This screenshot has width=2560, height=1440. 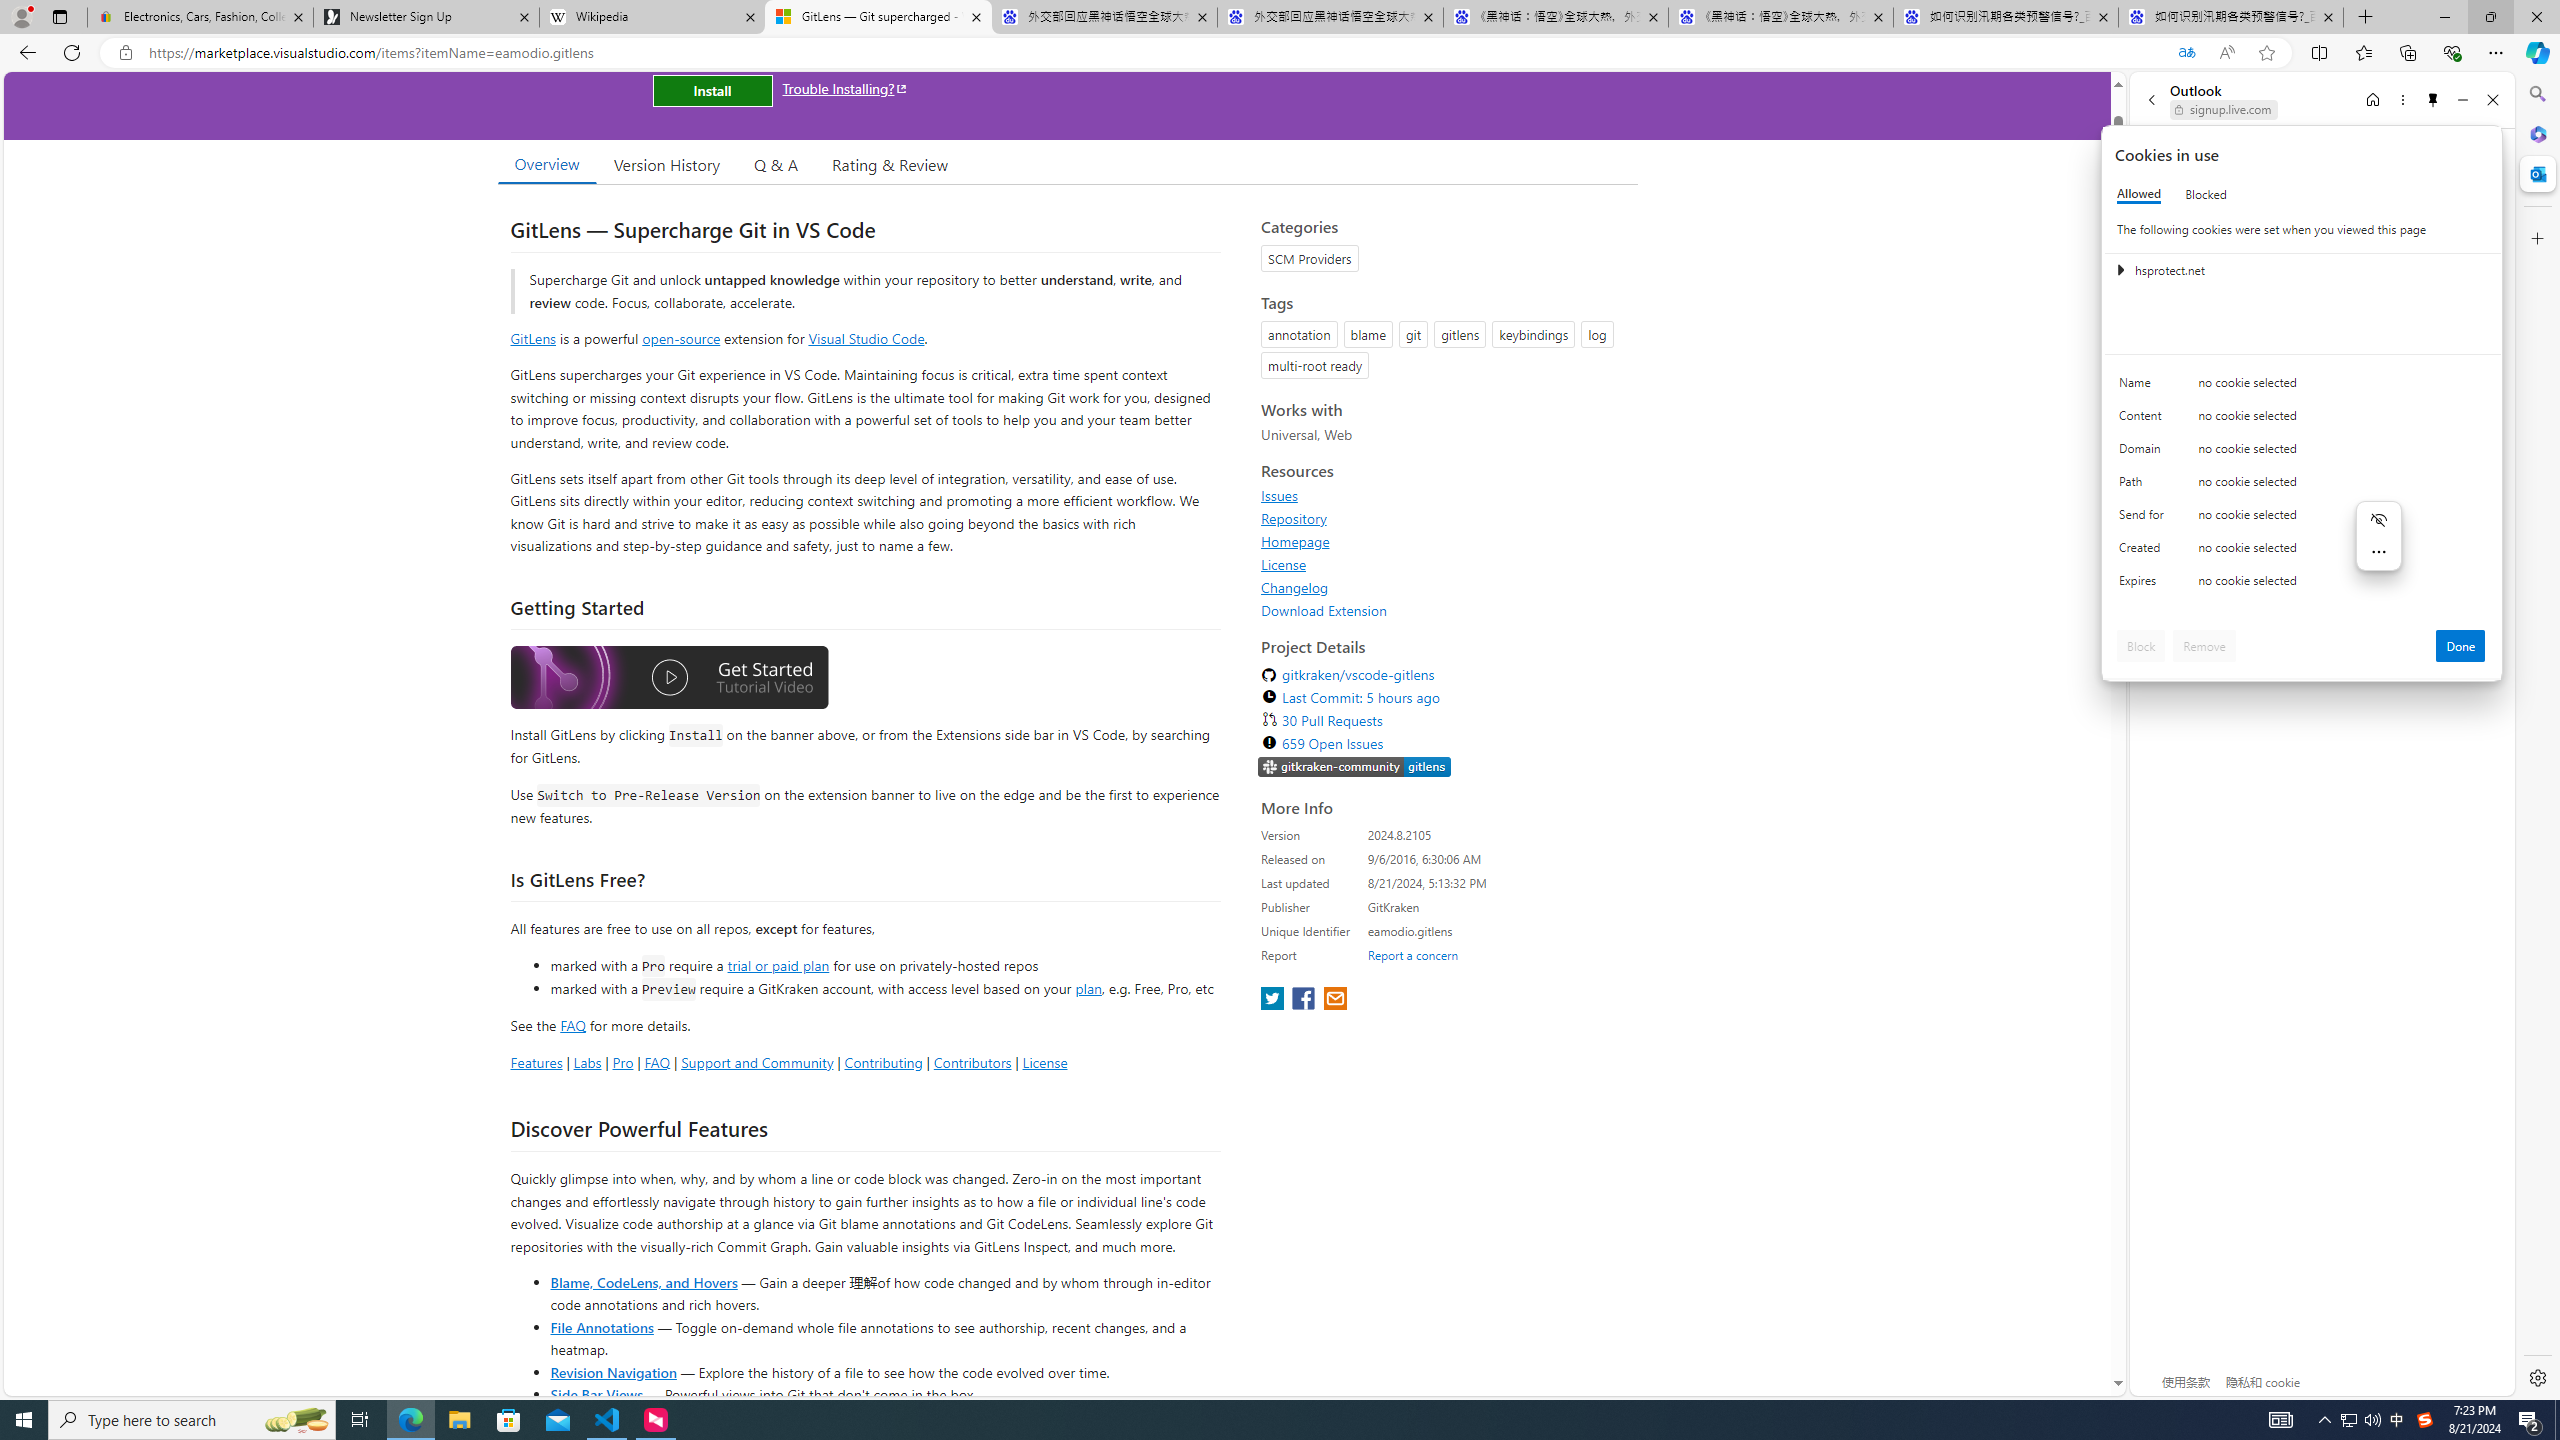 What do you see at coordinates (2378, 518) in the screenshot?
I see `'Hide menu'` at bounding box center [2378, 518].